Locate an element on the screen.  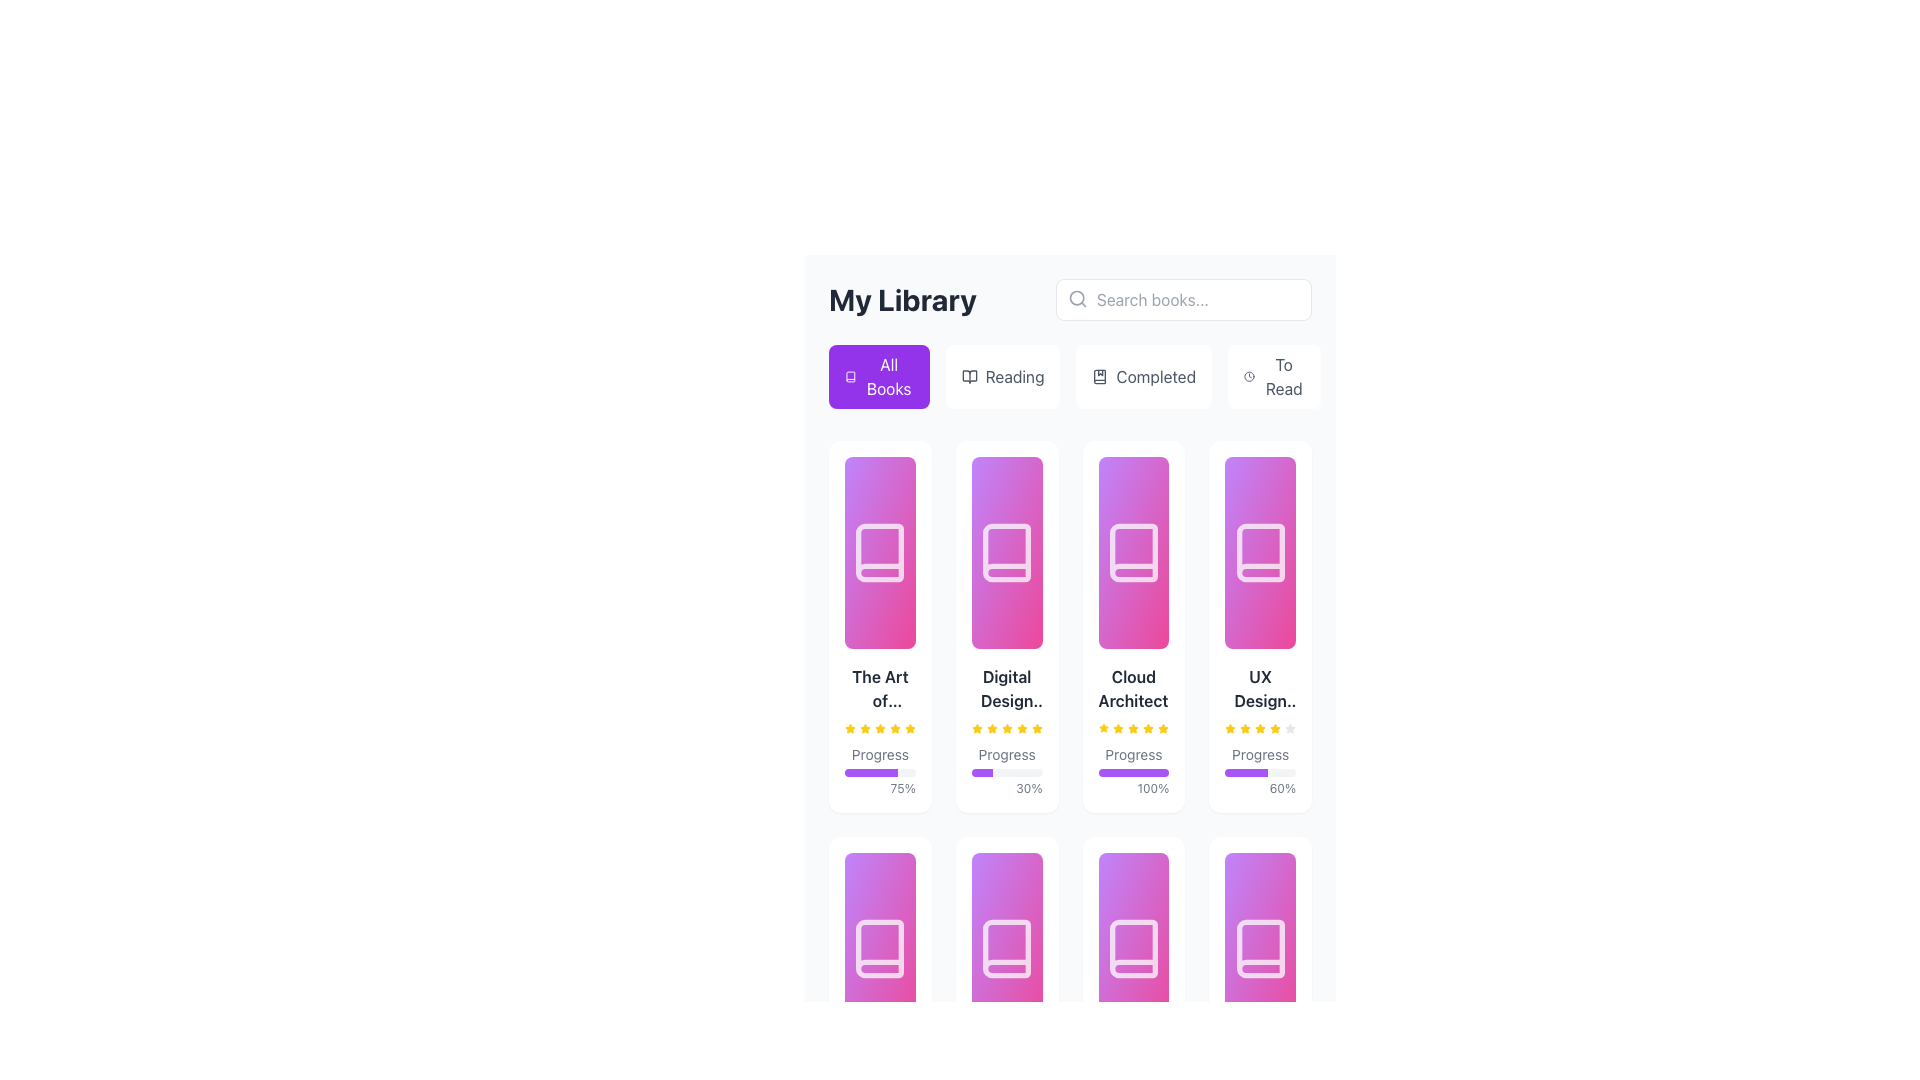
the clock icon within the 'To Read' button located in the top-right section of the navigation bar is located at coordinates (1248, 377).